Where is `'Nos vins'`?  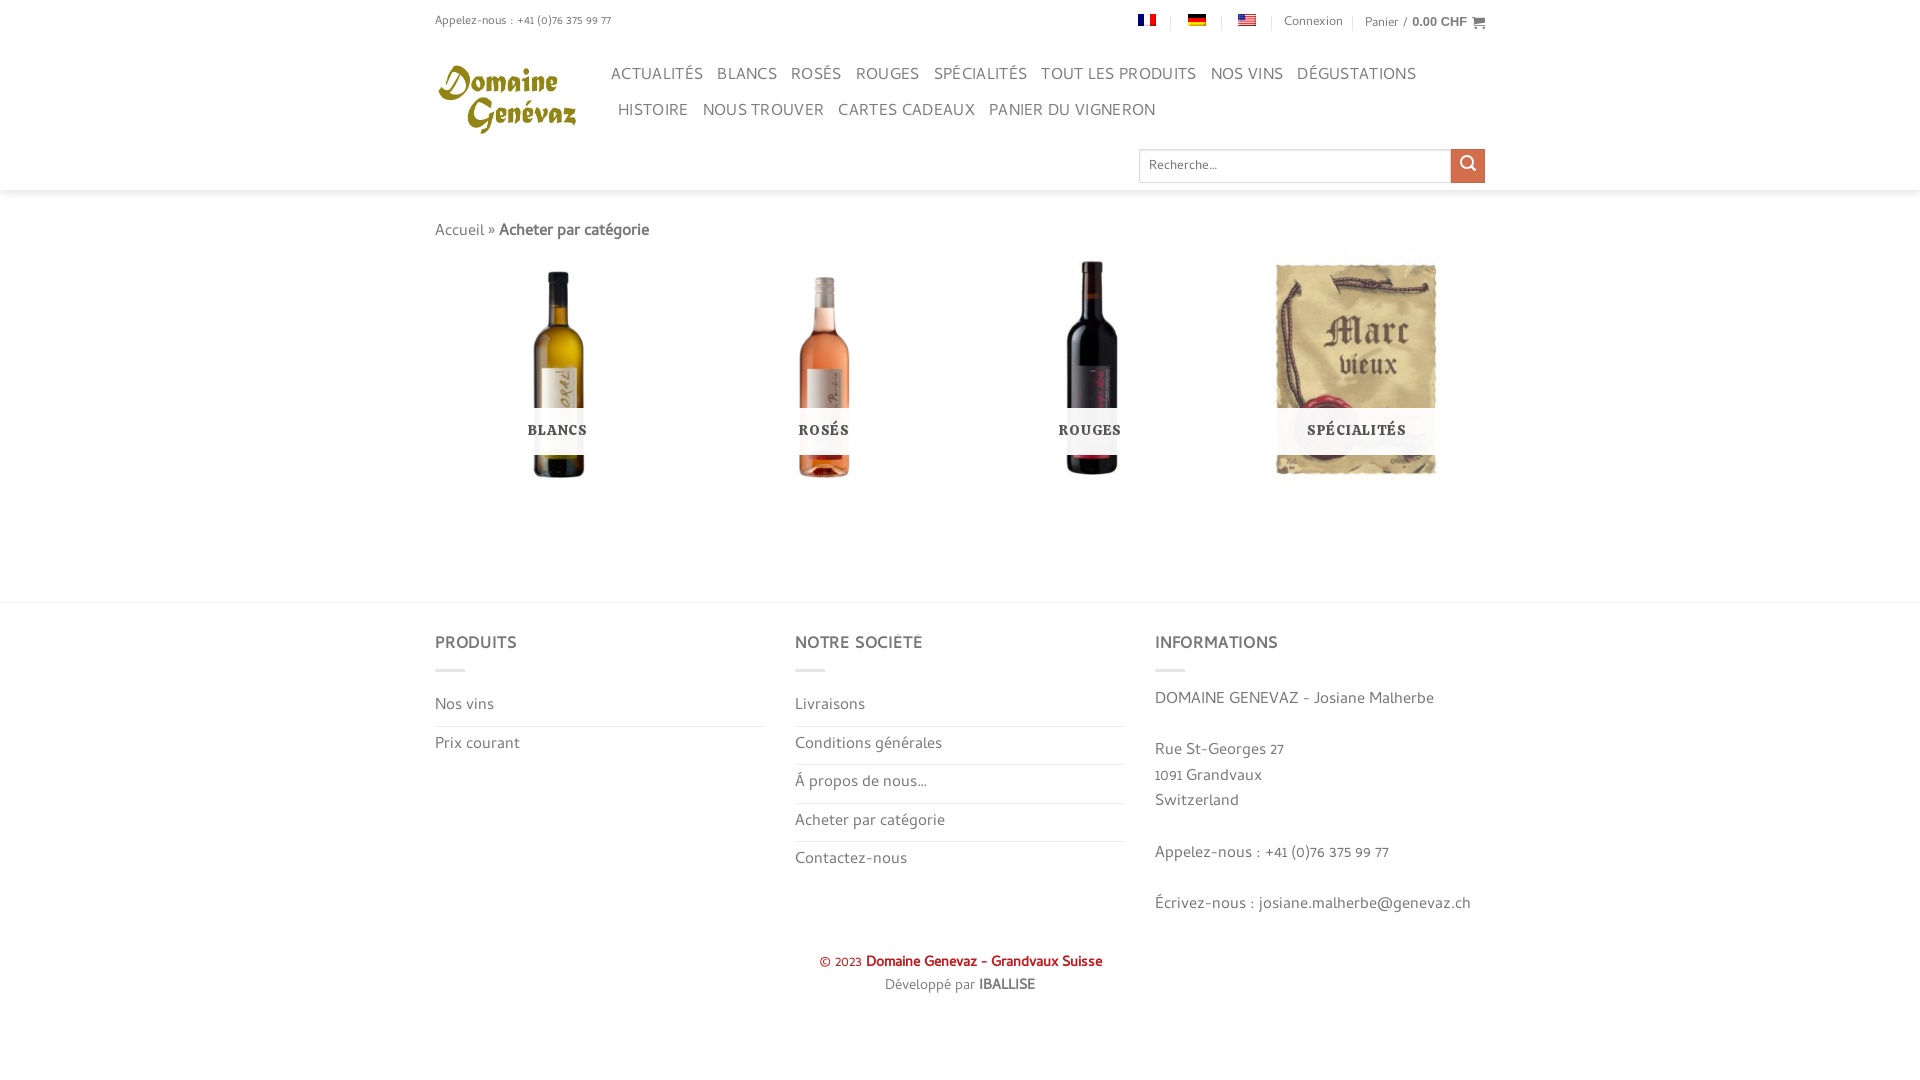 'Nos vins' is located at coordinates (463, 705).